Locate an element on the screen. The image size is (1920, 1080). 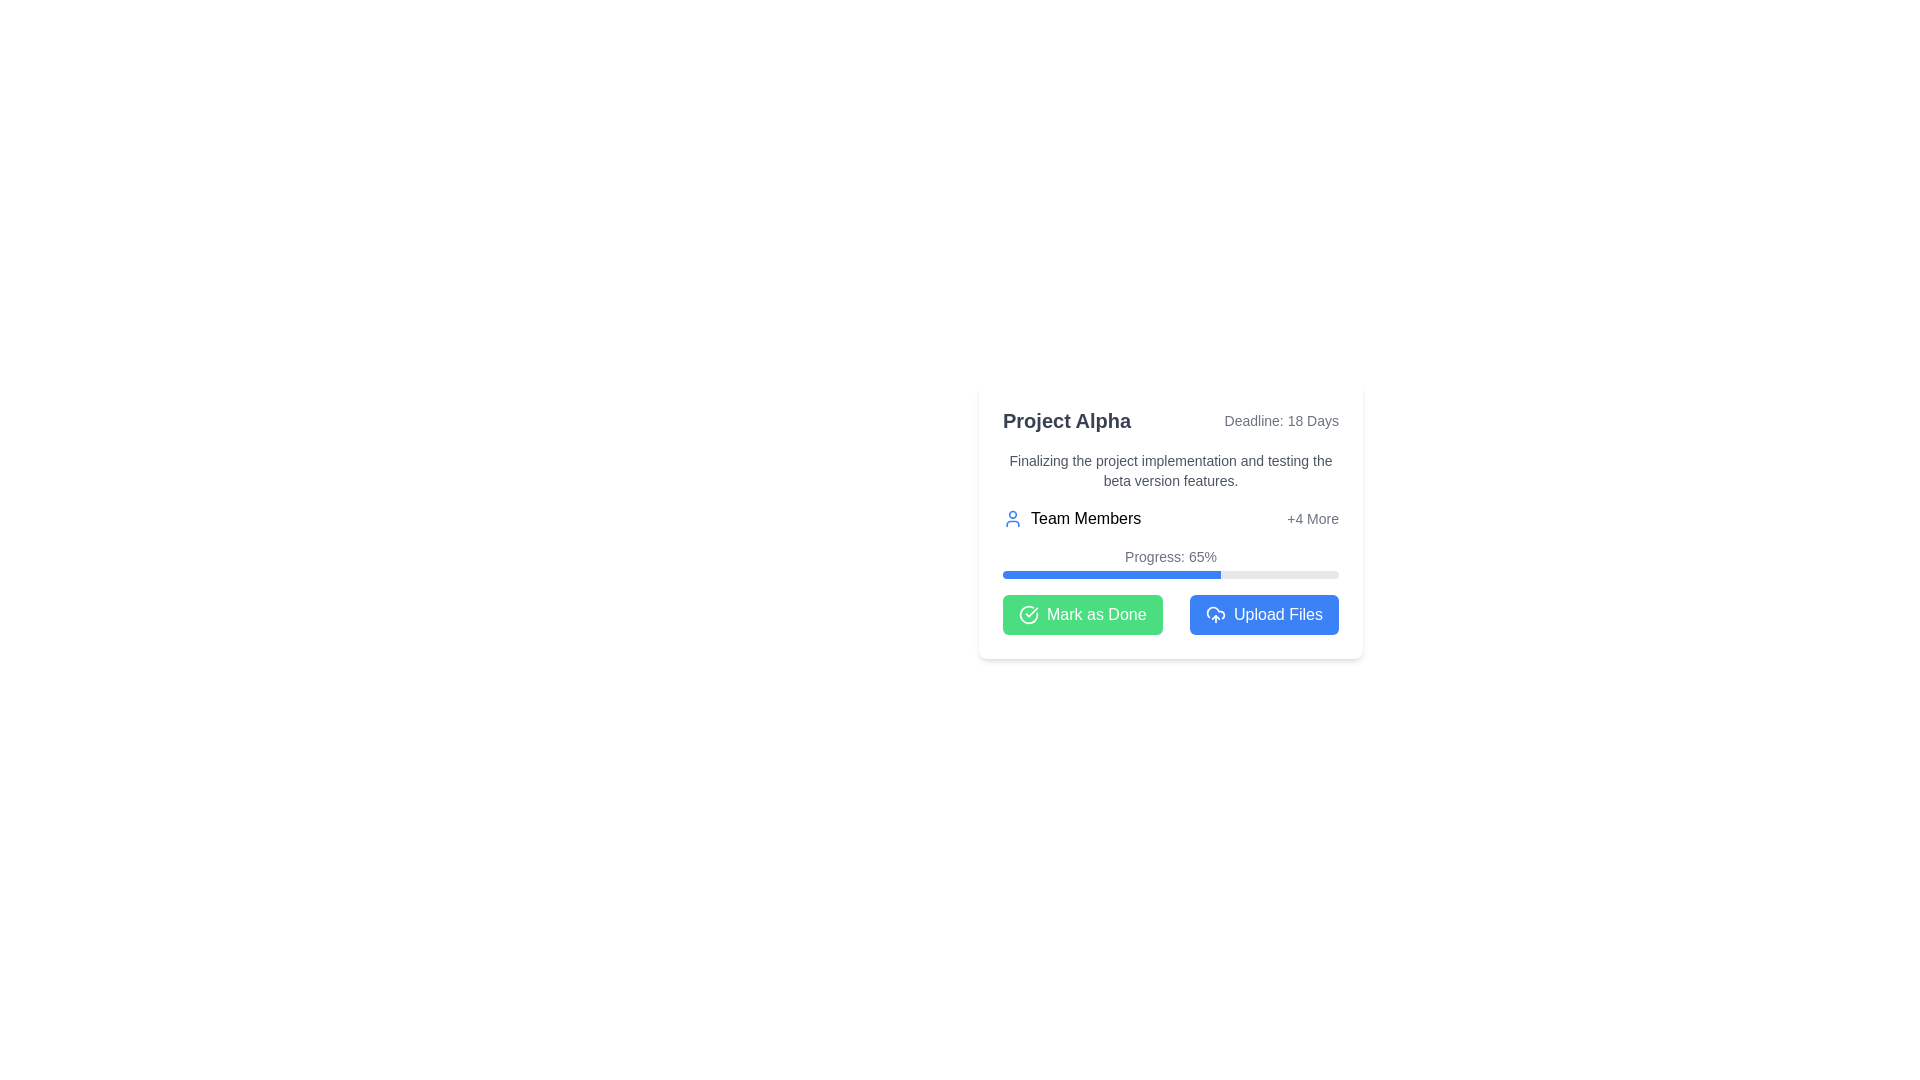
the upload files icon is located at coordinates (1215, 613).